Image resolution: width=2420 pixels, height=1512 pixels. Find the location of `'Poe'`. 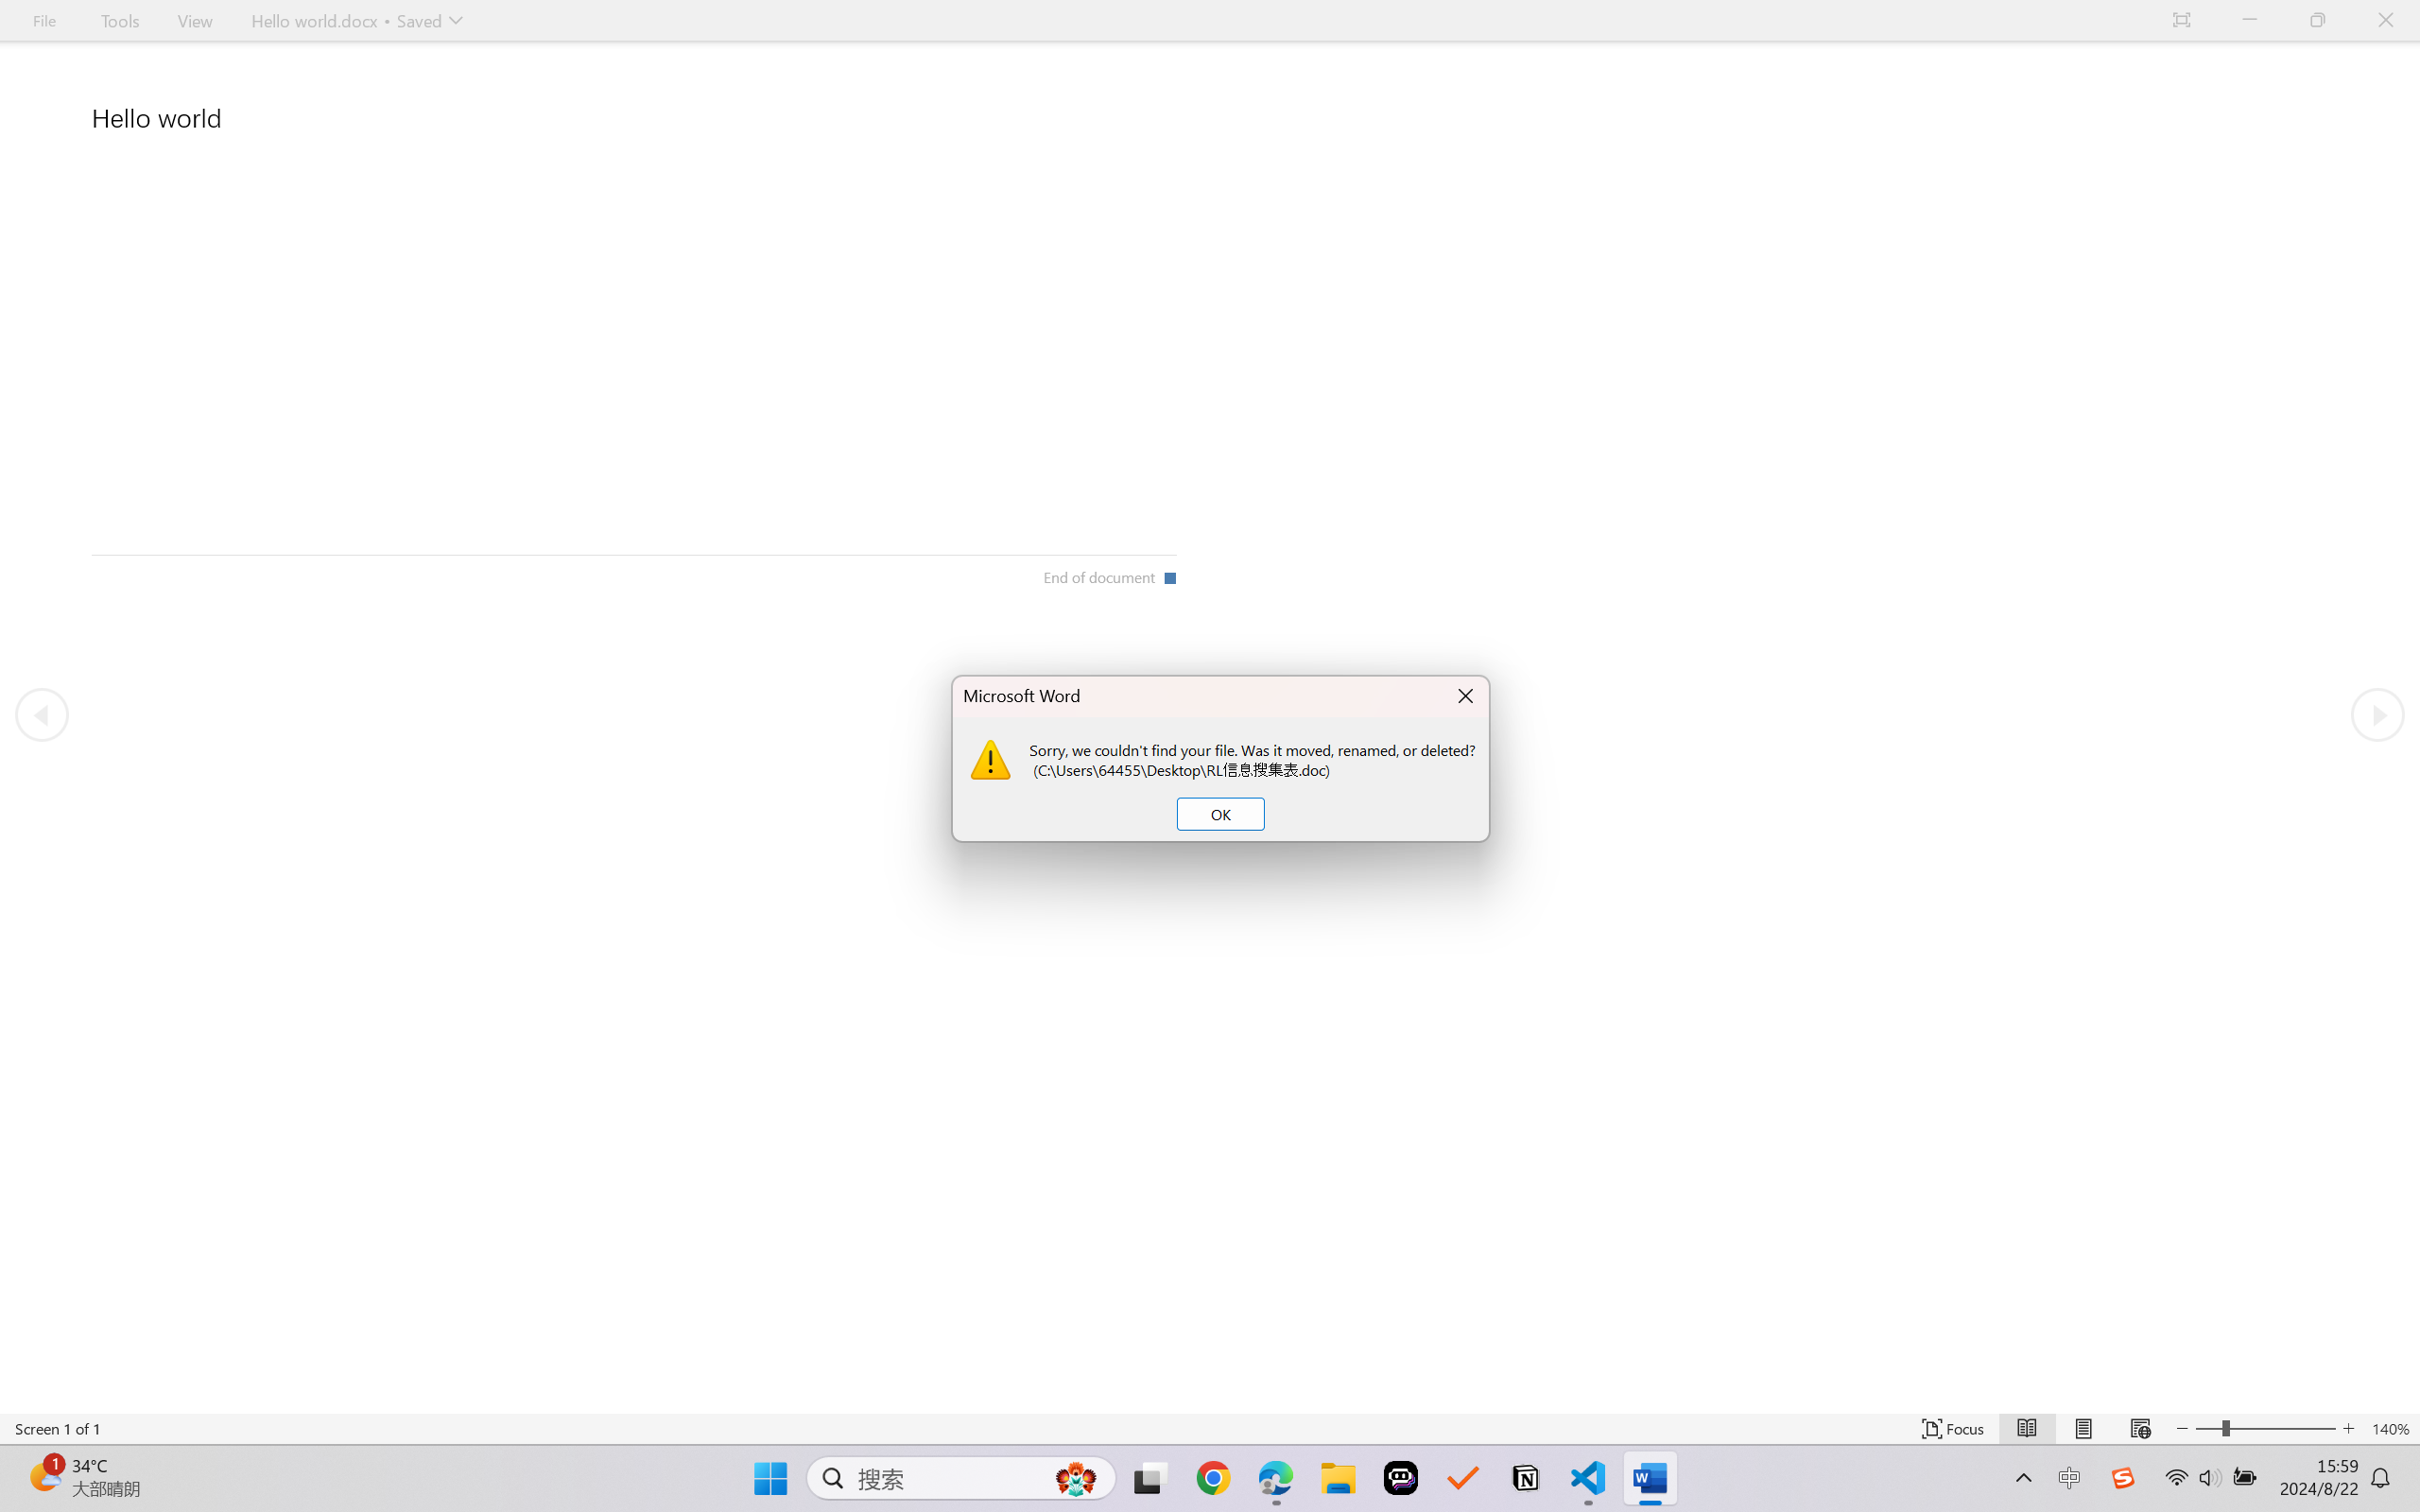

'Poe' is located at coordinates (1400, 1478).